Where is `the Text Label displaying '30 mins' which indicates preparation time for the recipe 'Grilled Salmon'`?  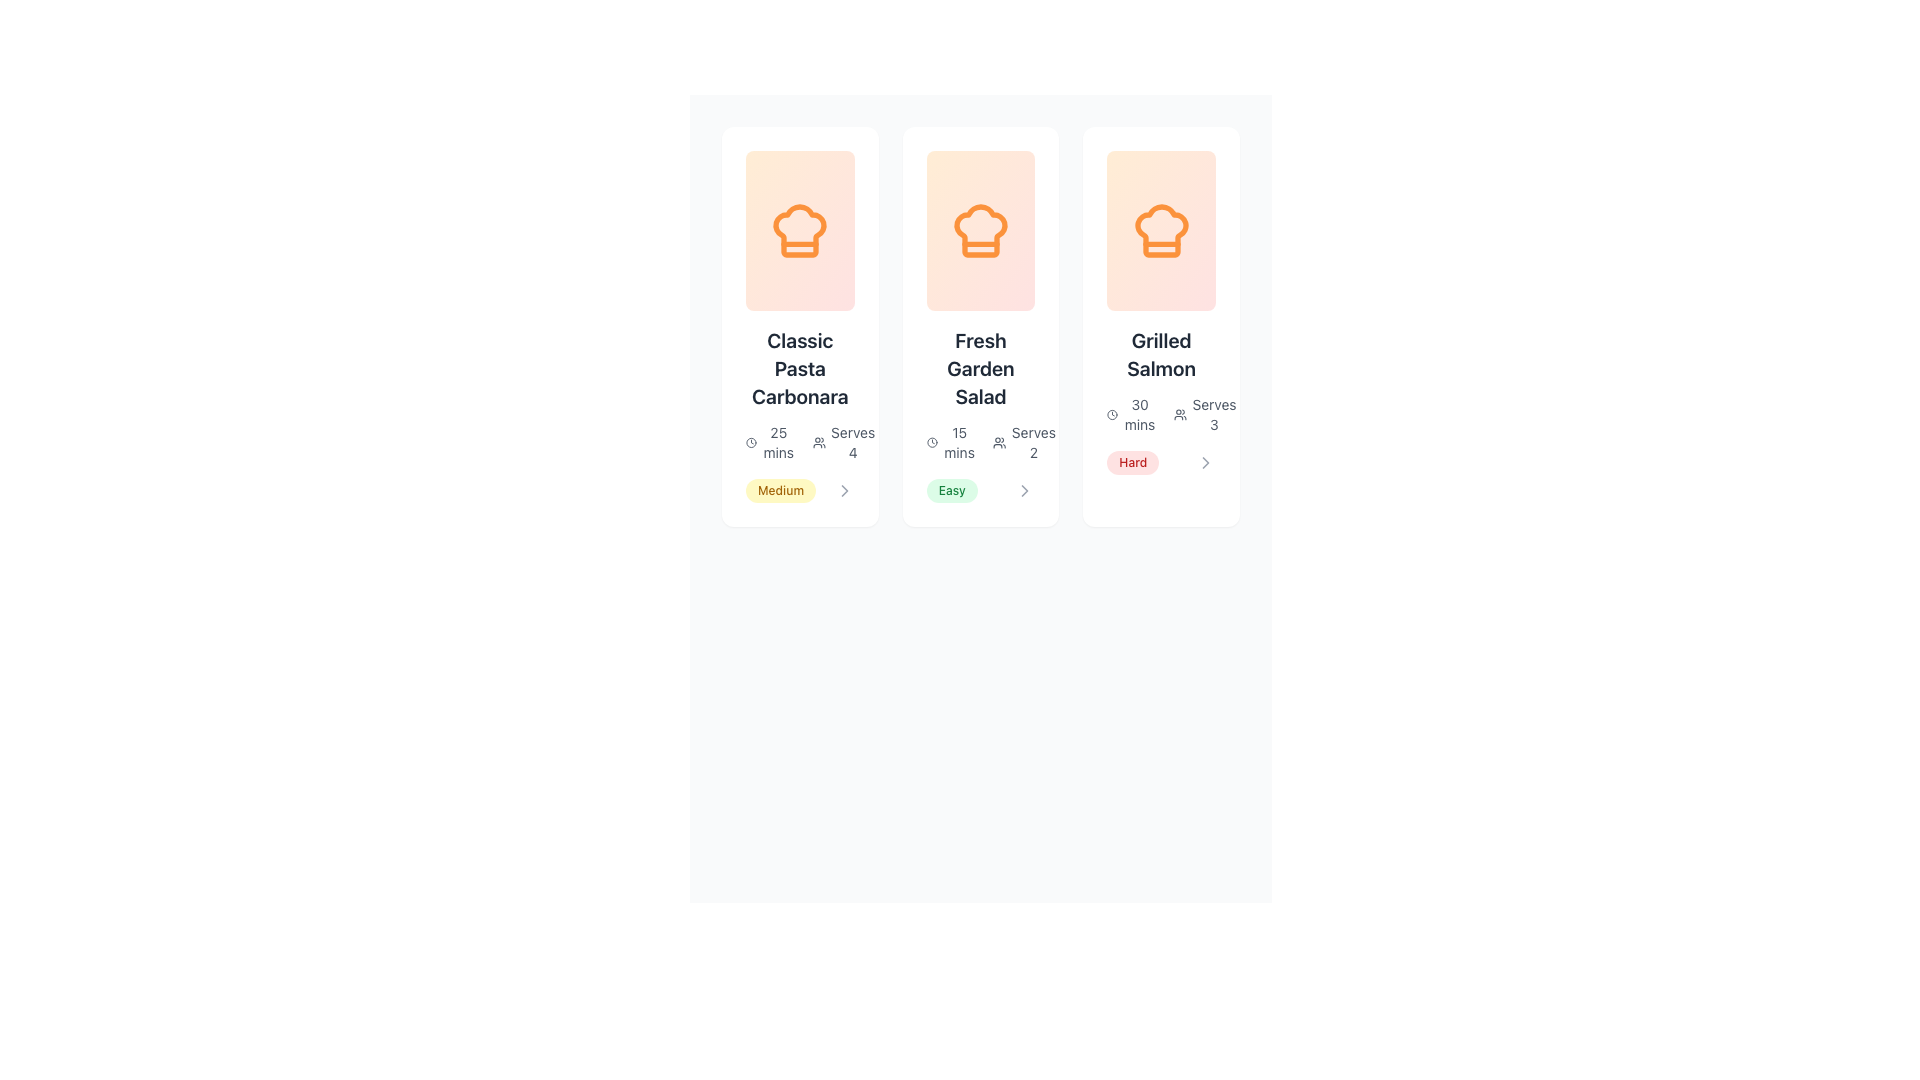
the Text Label displaying '30 mins' which indicates preparation time for the recipe 'Grilled Salmon' is located at coordinates (1140, 414).